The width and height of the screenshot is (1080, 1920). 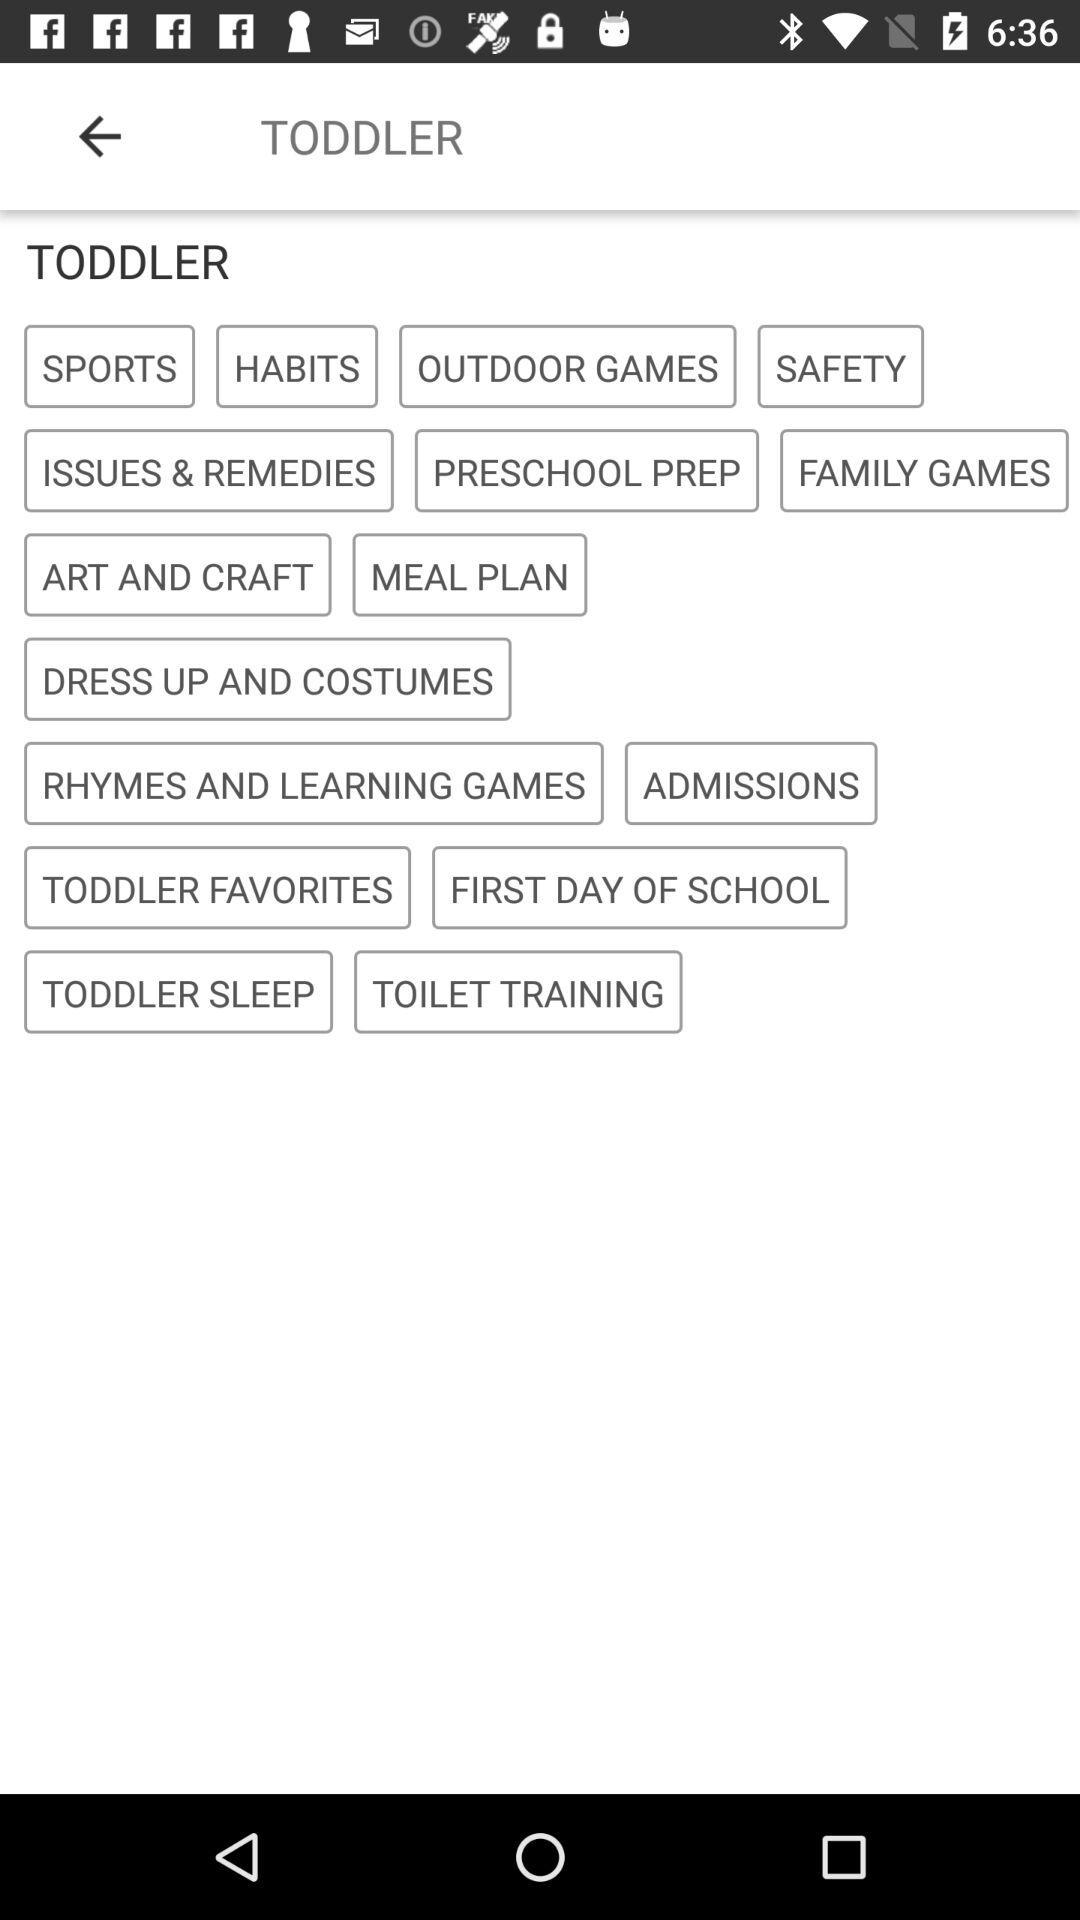 I want to click on the item above the toddler favorites item, so click(x=313, y=783).